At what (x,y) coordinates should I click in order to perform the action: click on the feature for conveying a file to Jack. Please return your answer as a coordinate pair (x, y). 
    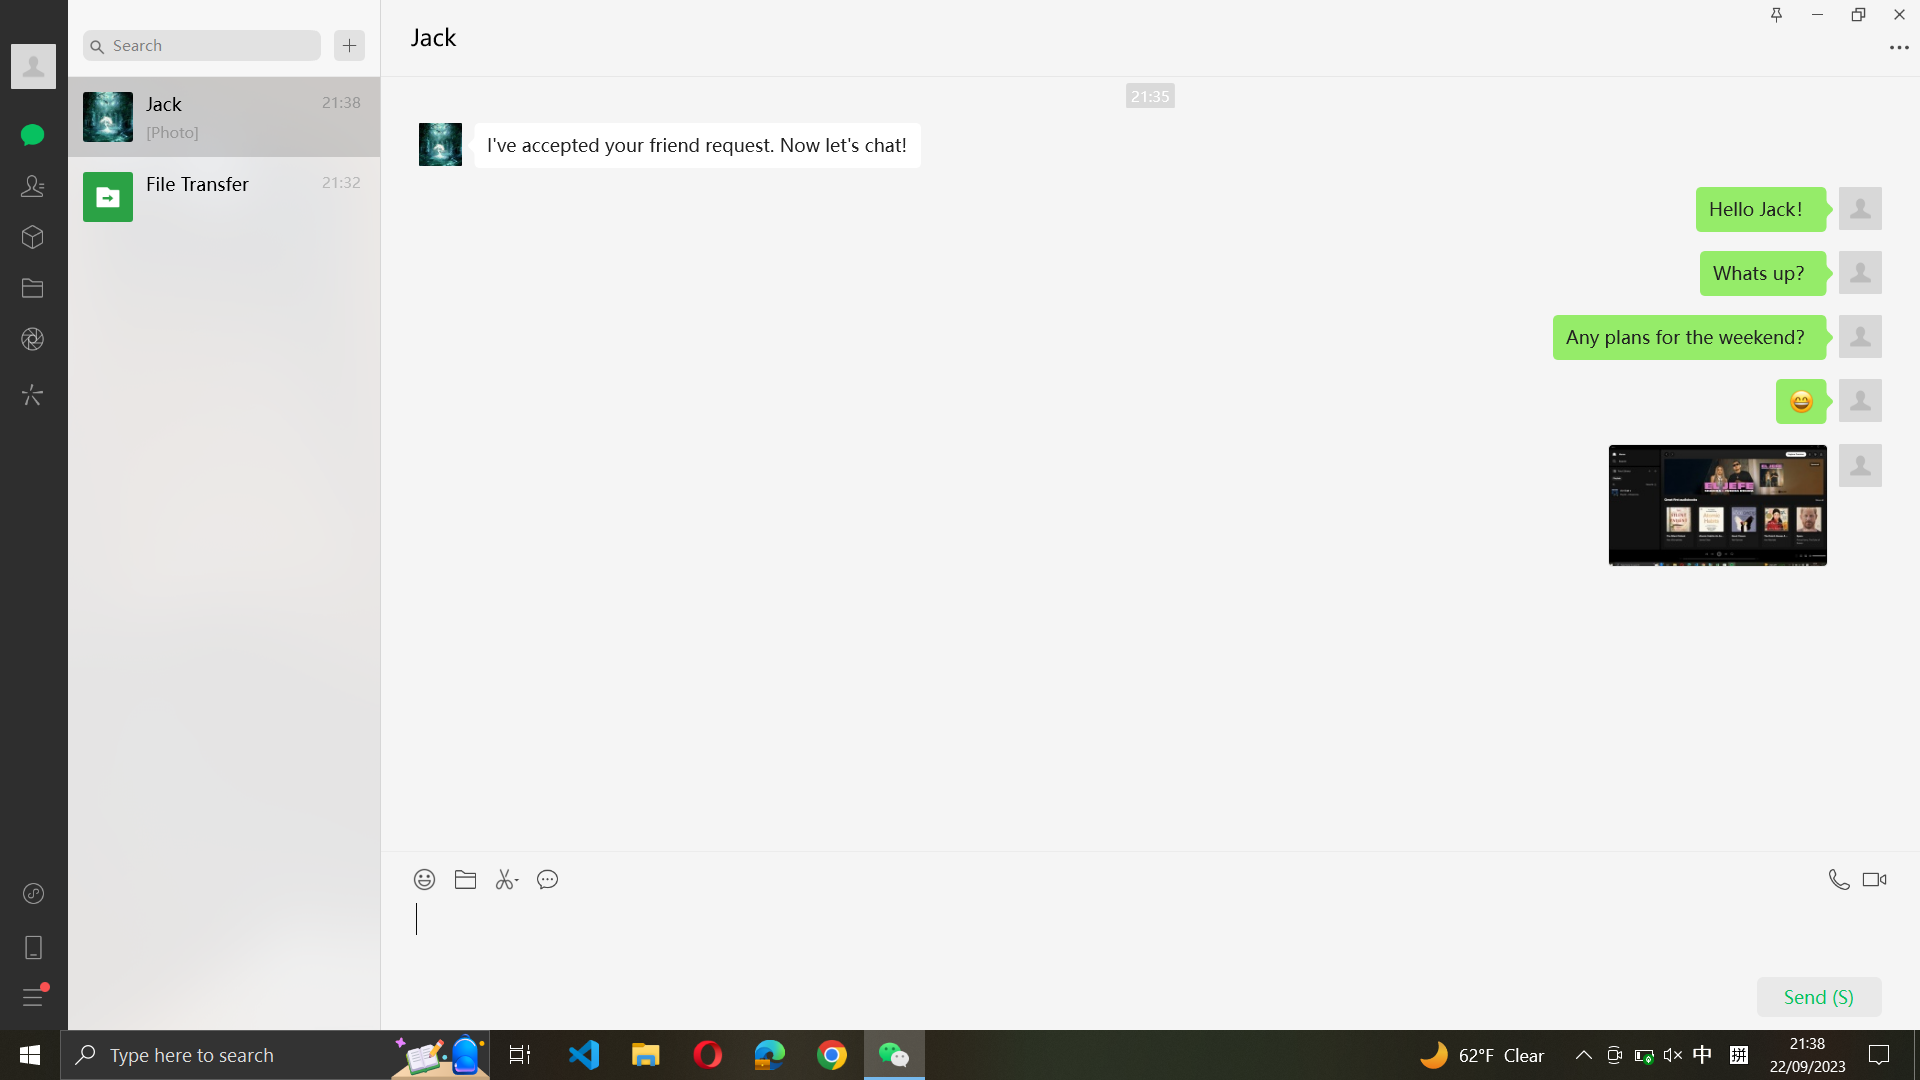
    Looking at the image, I should click on (466, 874).